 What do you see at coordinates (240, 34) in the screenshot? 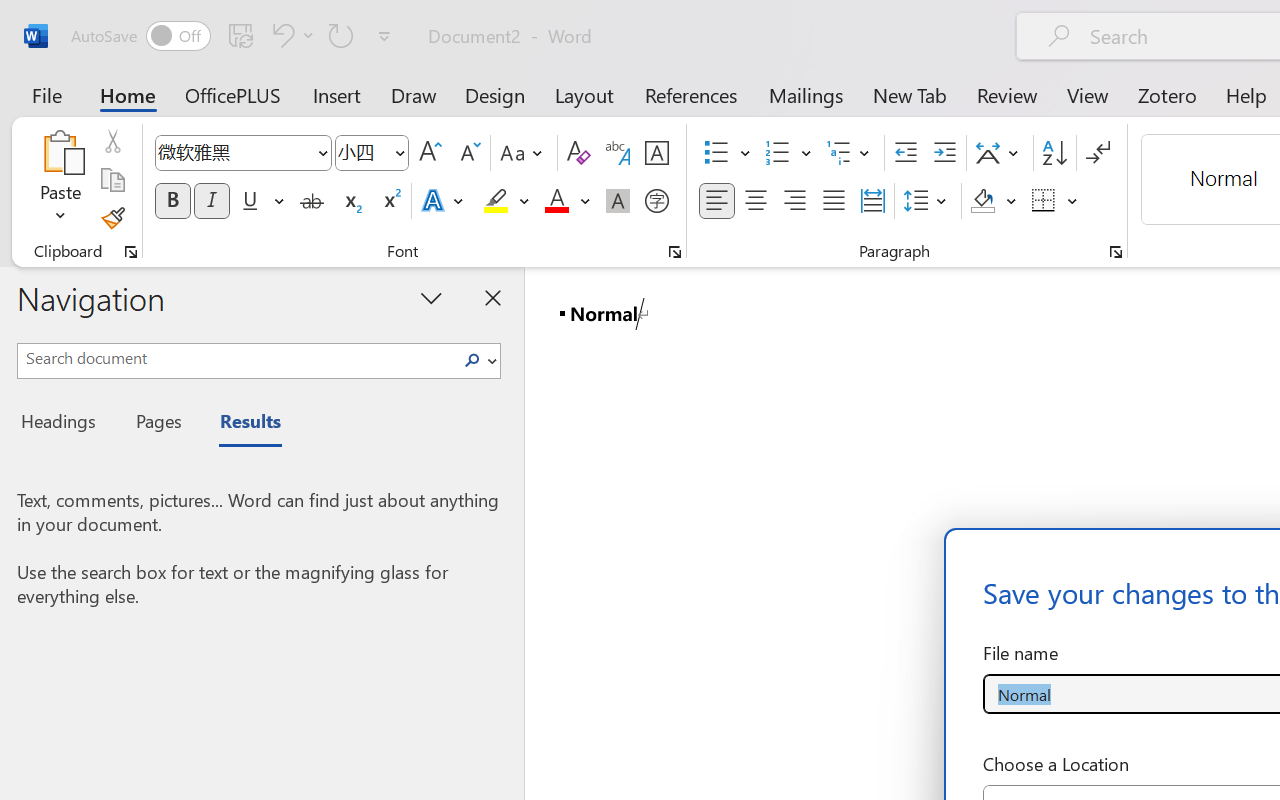
I see `'Save'` at bounding box center [240, 34].